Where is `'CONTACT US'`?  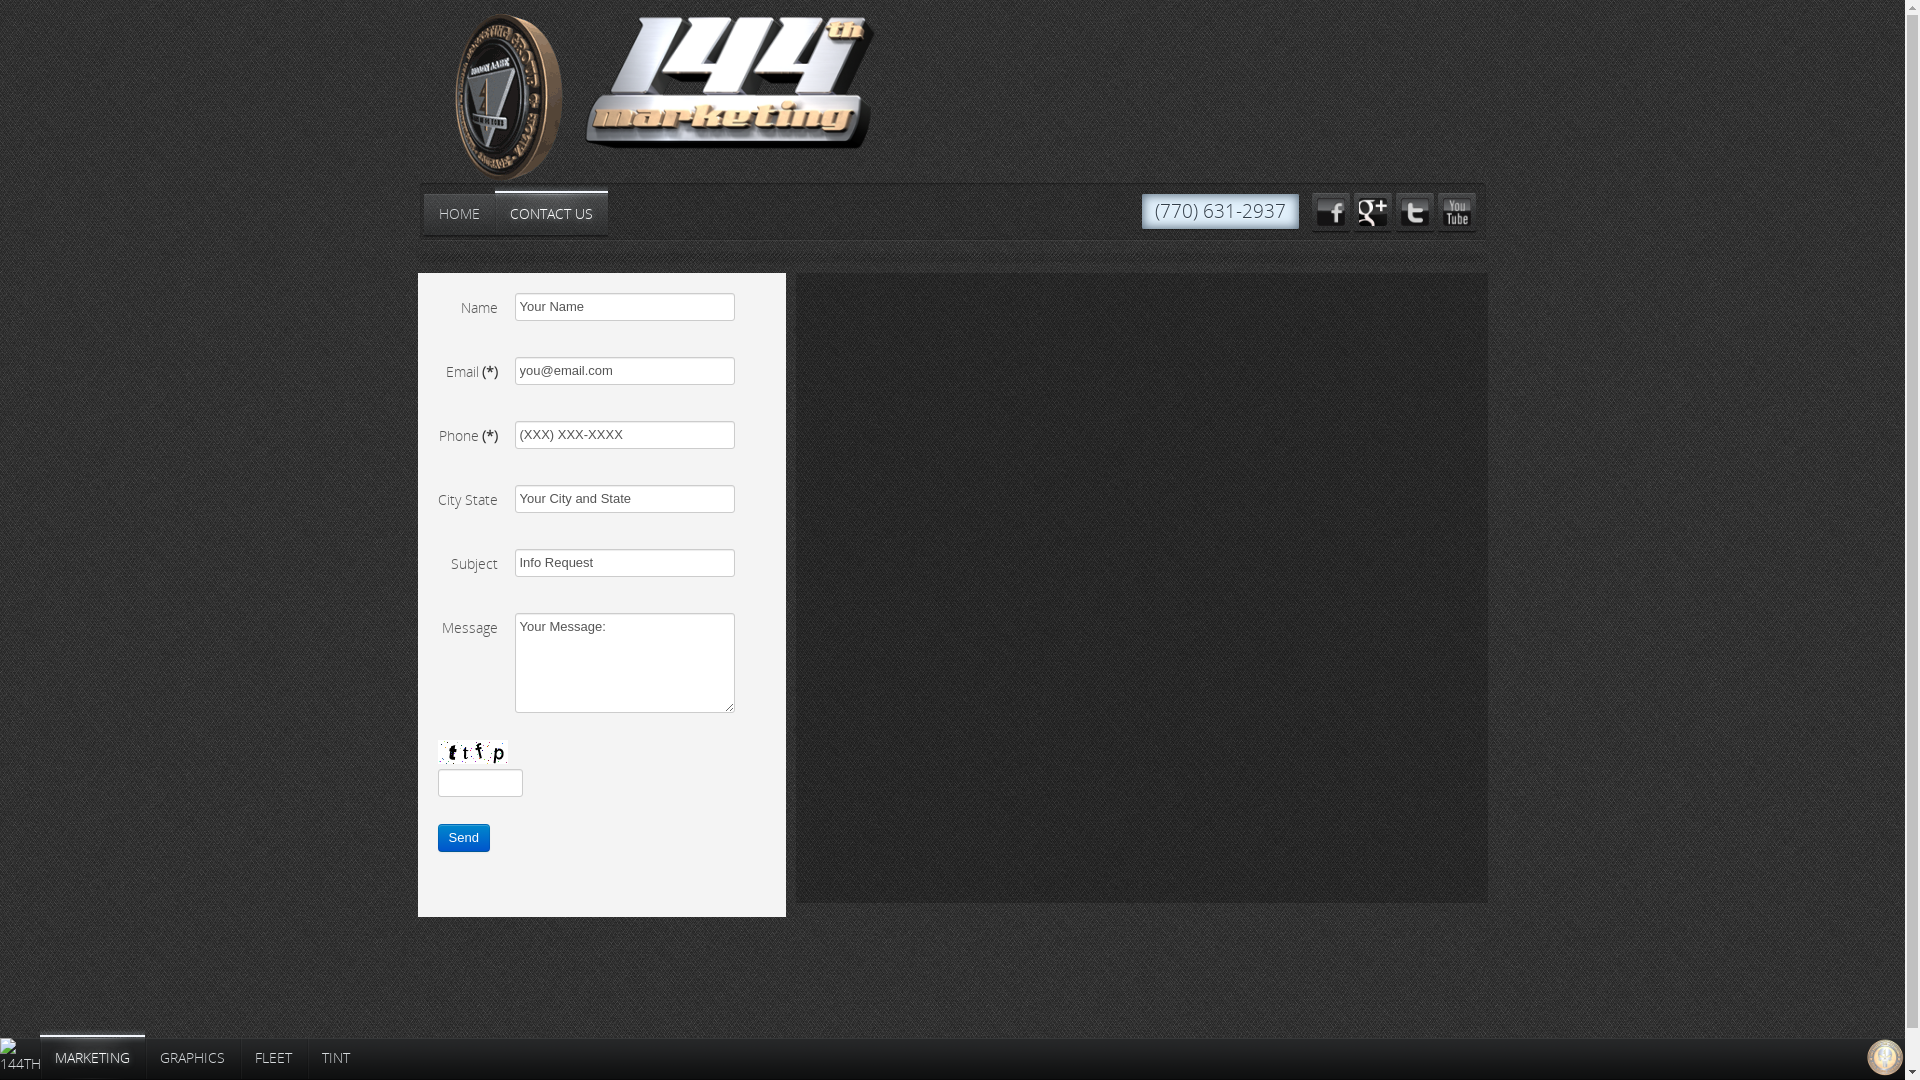 'CONTACT US' is located at coordinates (550, 214).